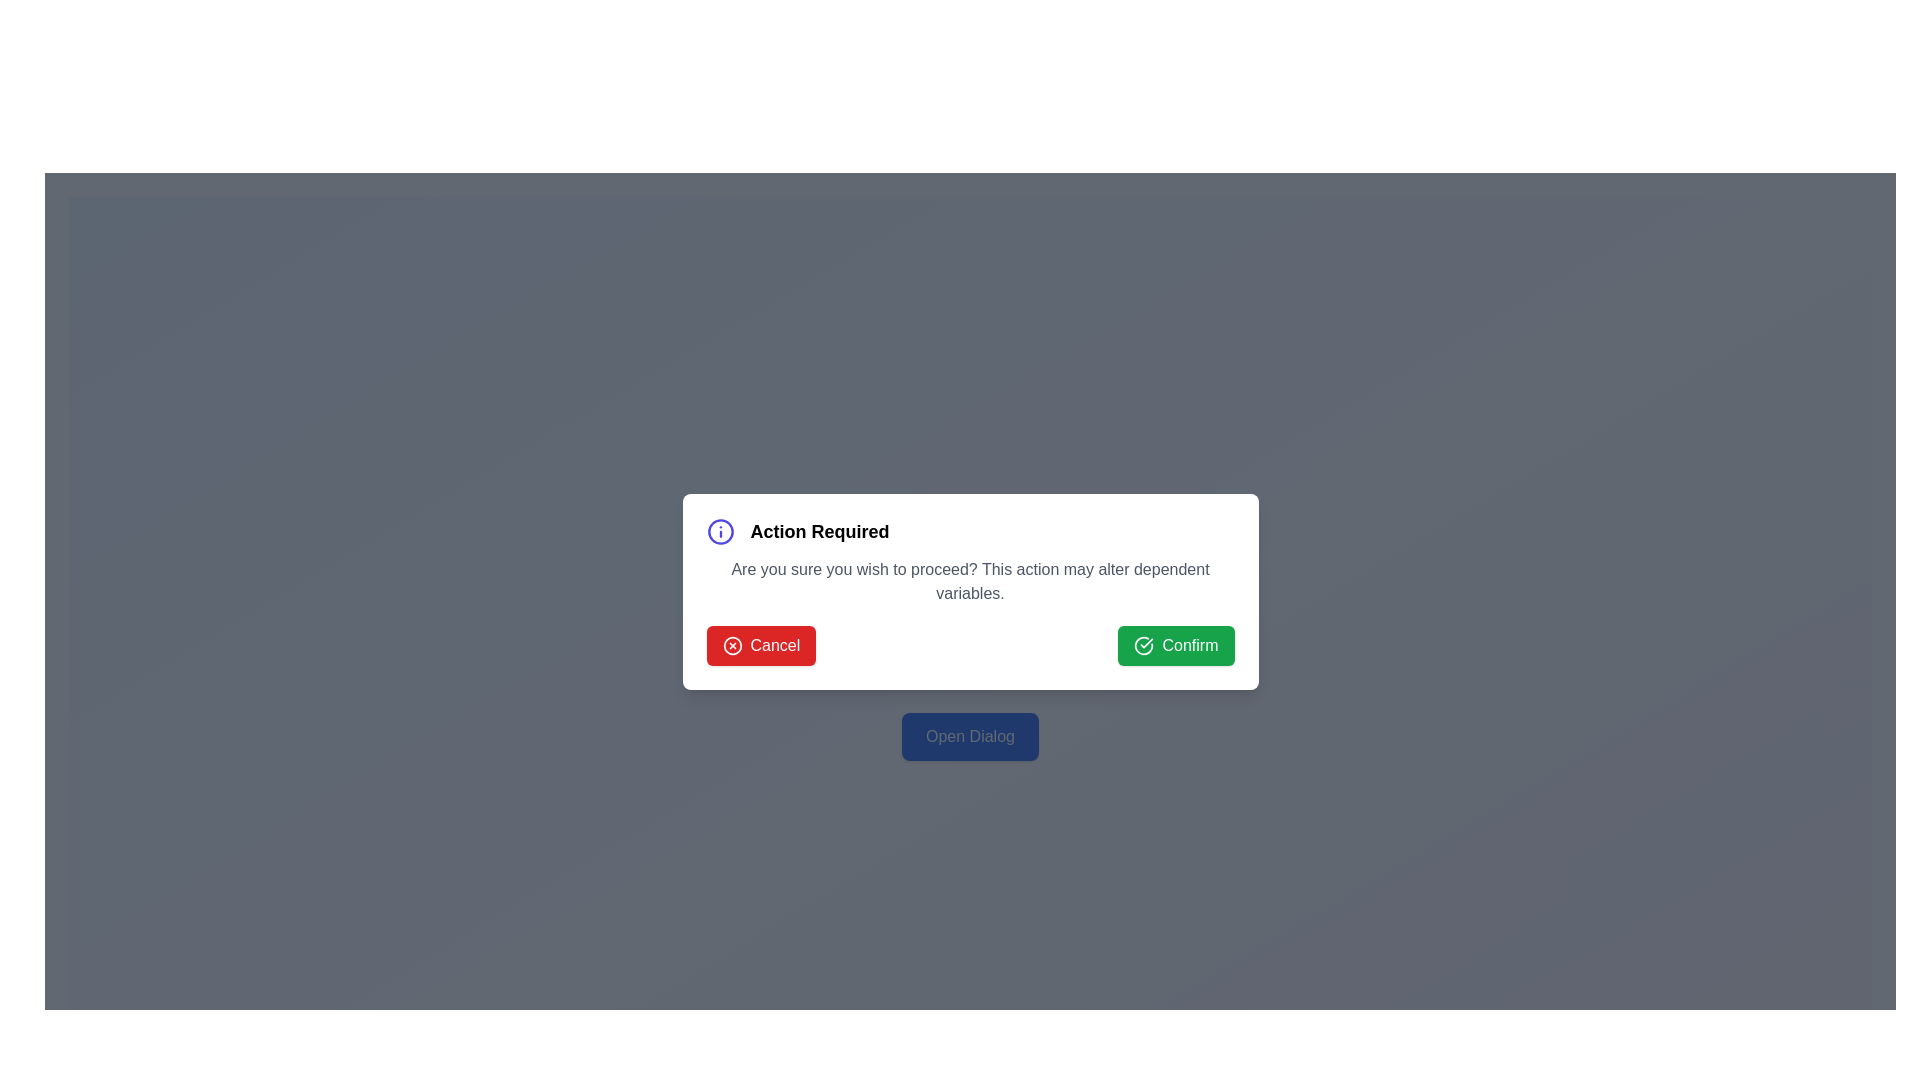 This screenshot has height=1080, width=1920. What do you see at coordinates (720, 530) in the screenshot?
I see `the SVG circle element that serves as the background of the information icon, which is located near the top-left corner of the dialog box, above the 'Action Required' heading text` at bounding box center [720, 530].